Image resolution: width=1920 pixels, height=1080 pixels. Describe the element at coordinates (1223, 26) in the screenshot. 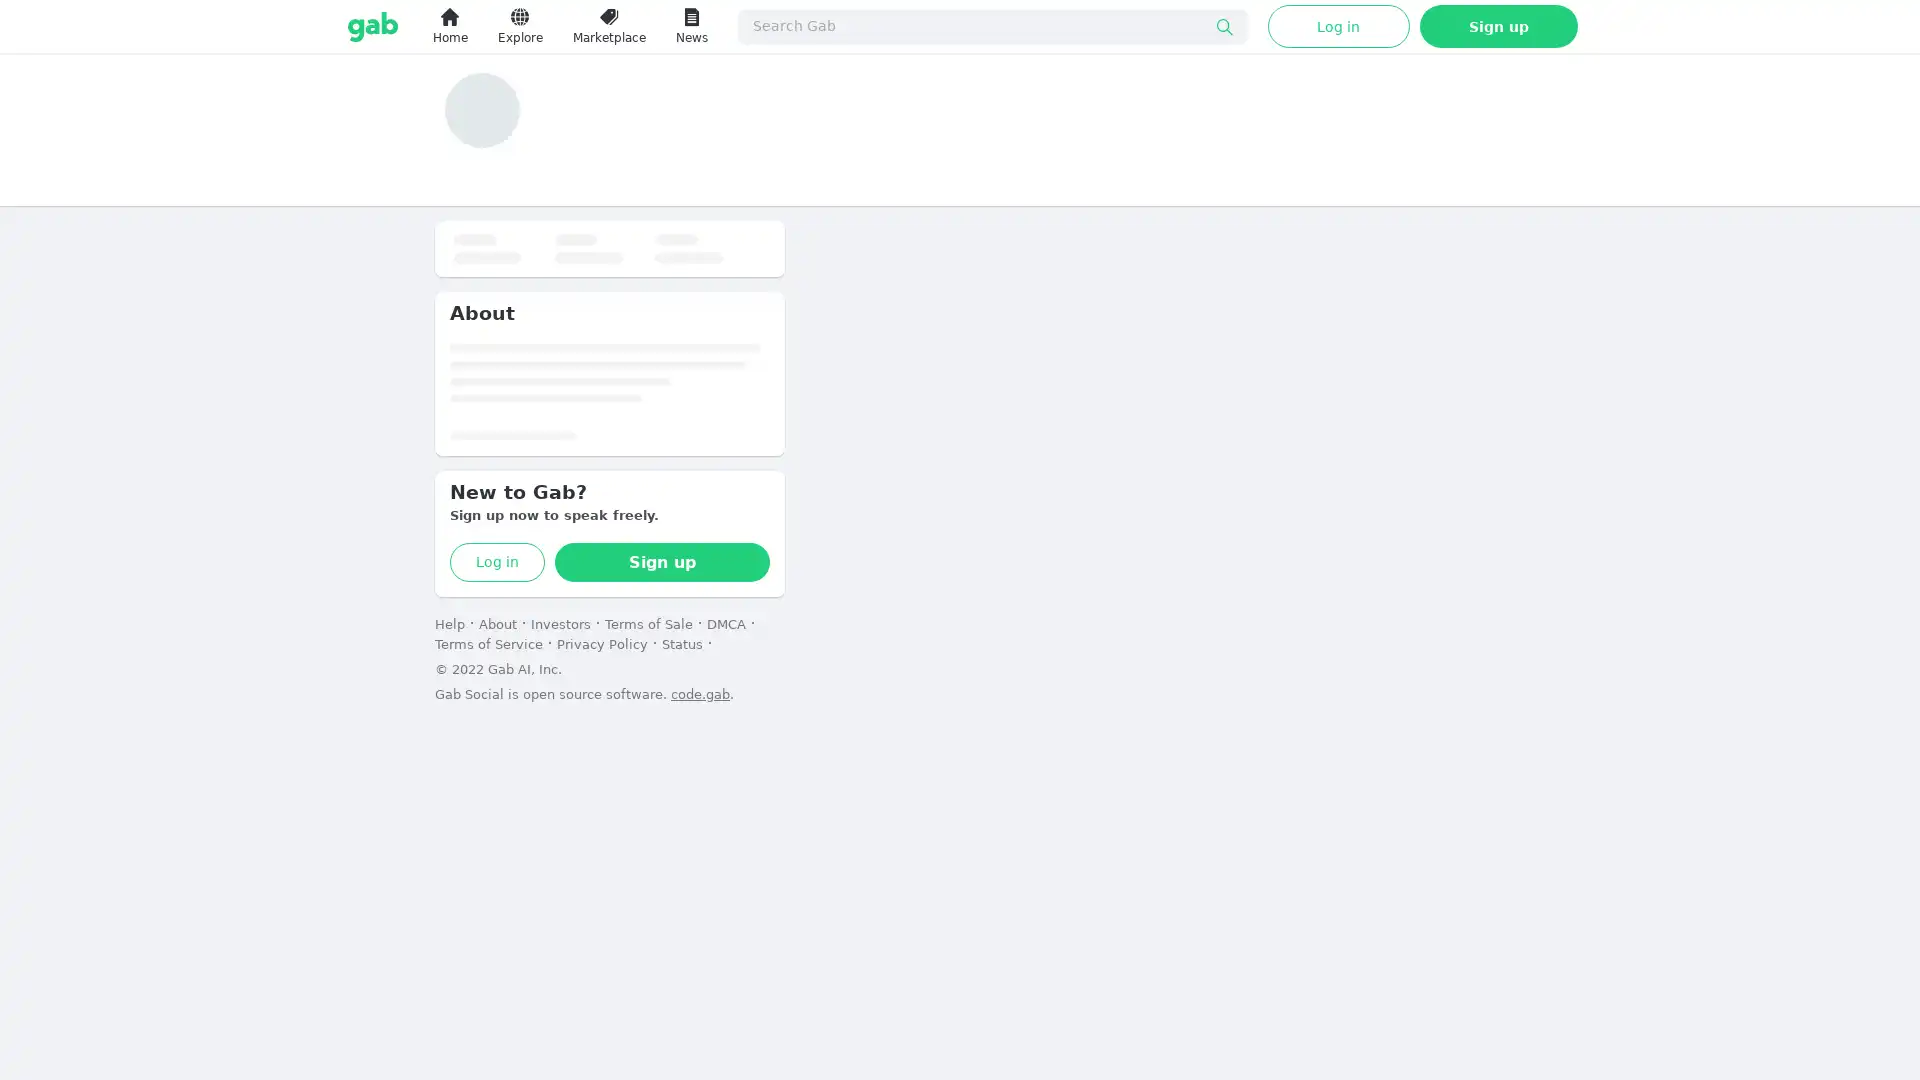

I see `Submit search` at that location.